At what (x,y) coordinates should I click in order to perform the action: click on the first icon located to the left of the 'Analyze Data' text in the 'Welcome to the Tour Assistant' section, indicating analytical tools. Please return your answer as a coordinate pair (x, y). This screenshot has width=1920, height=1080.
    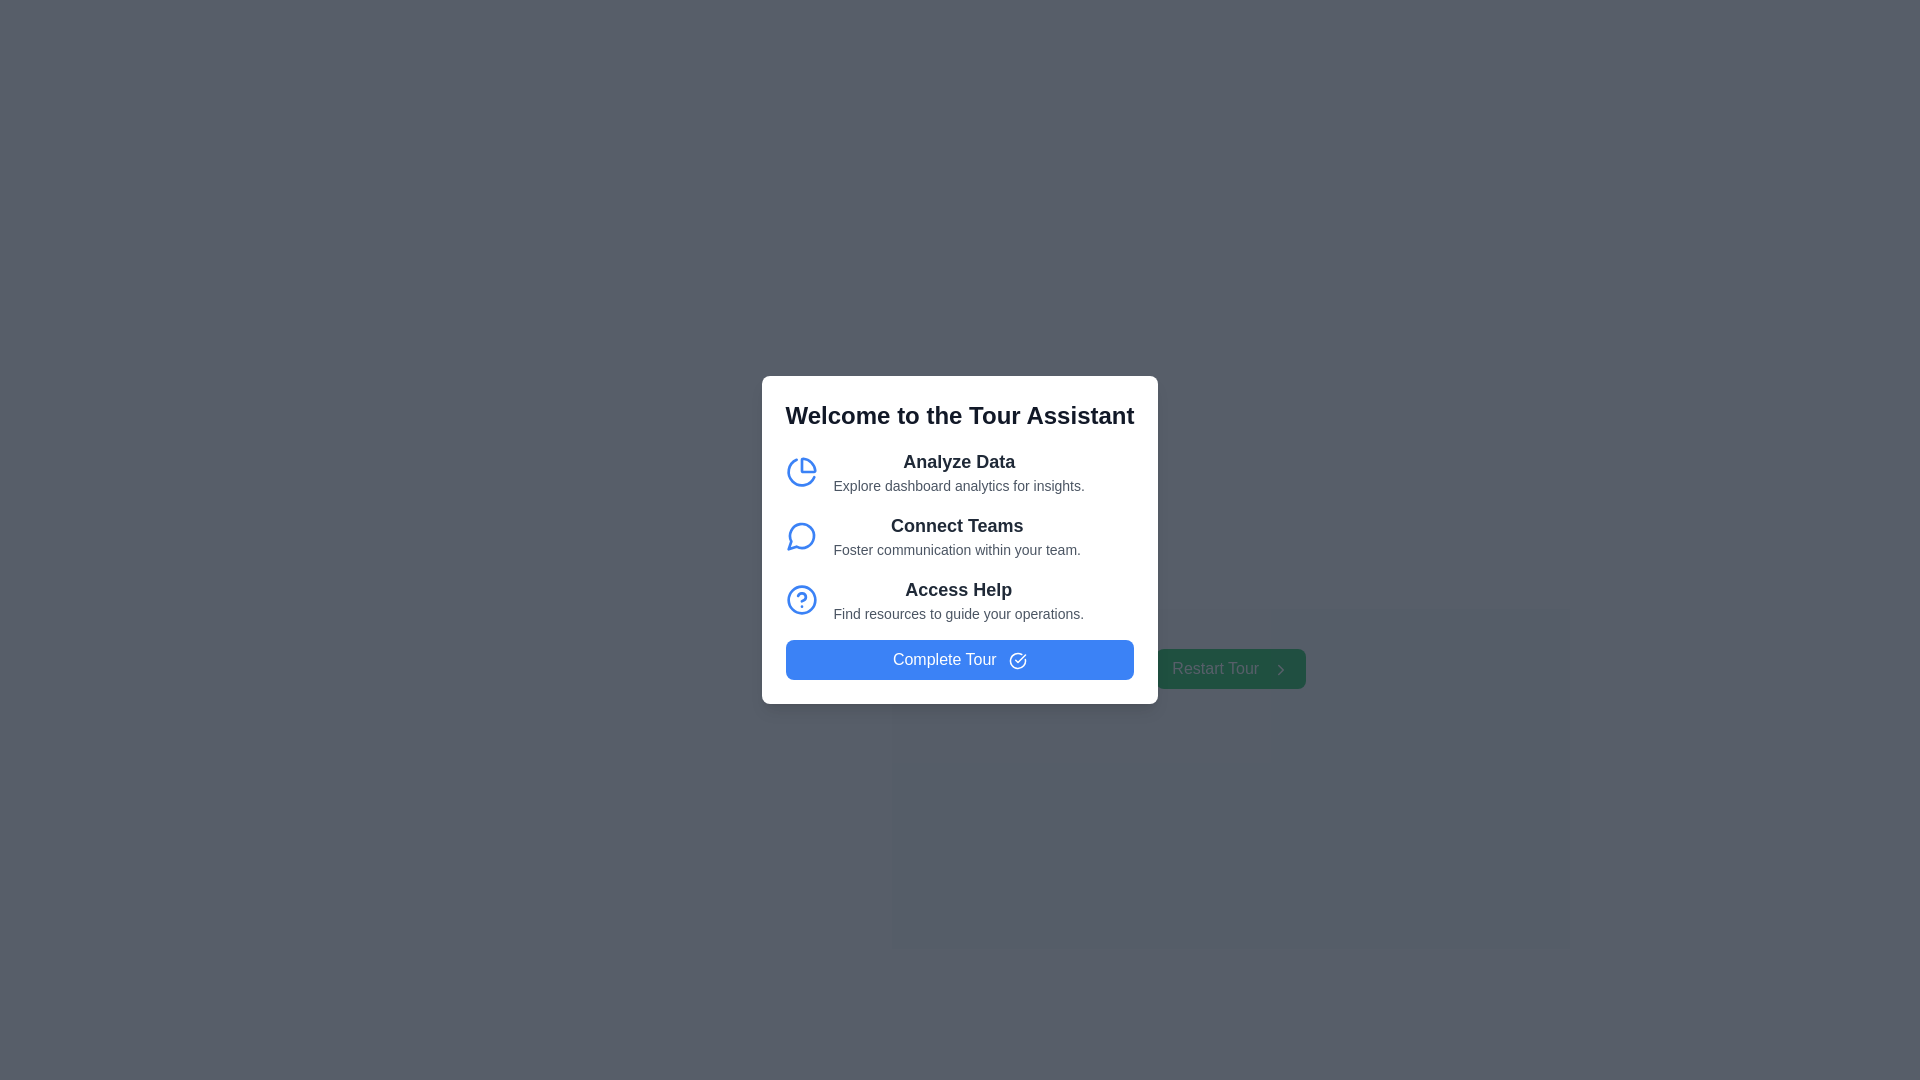
    Looking at the image, I should click on (801, 471).